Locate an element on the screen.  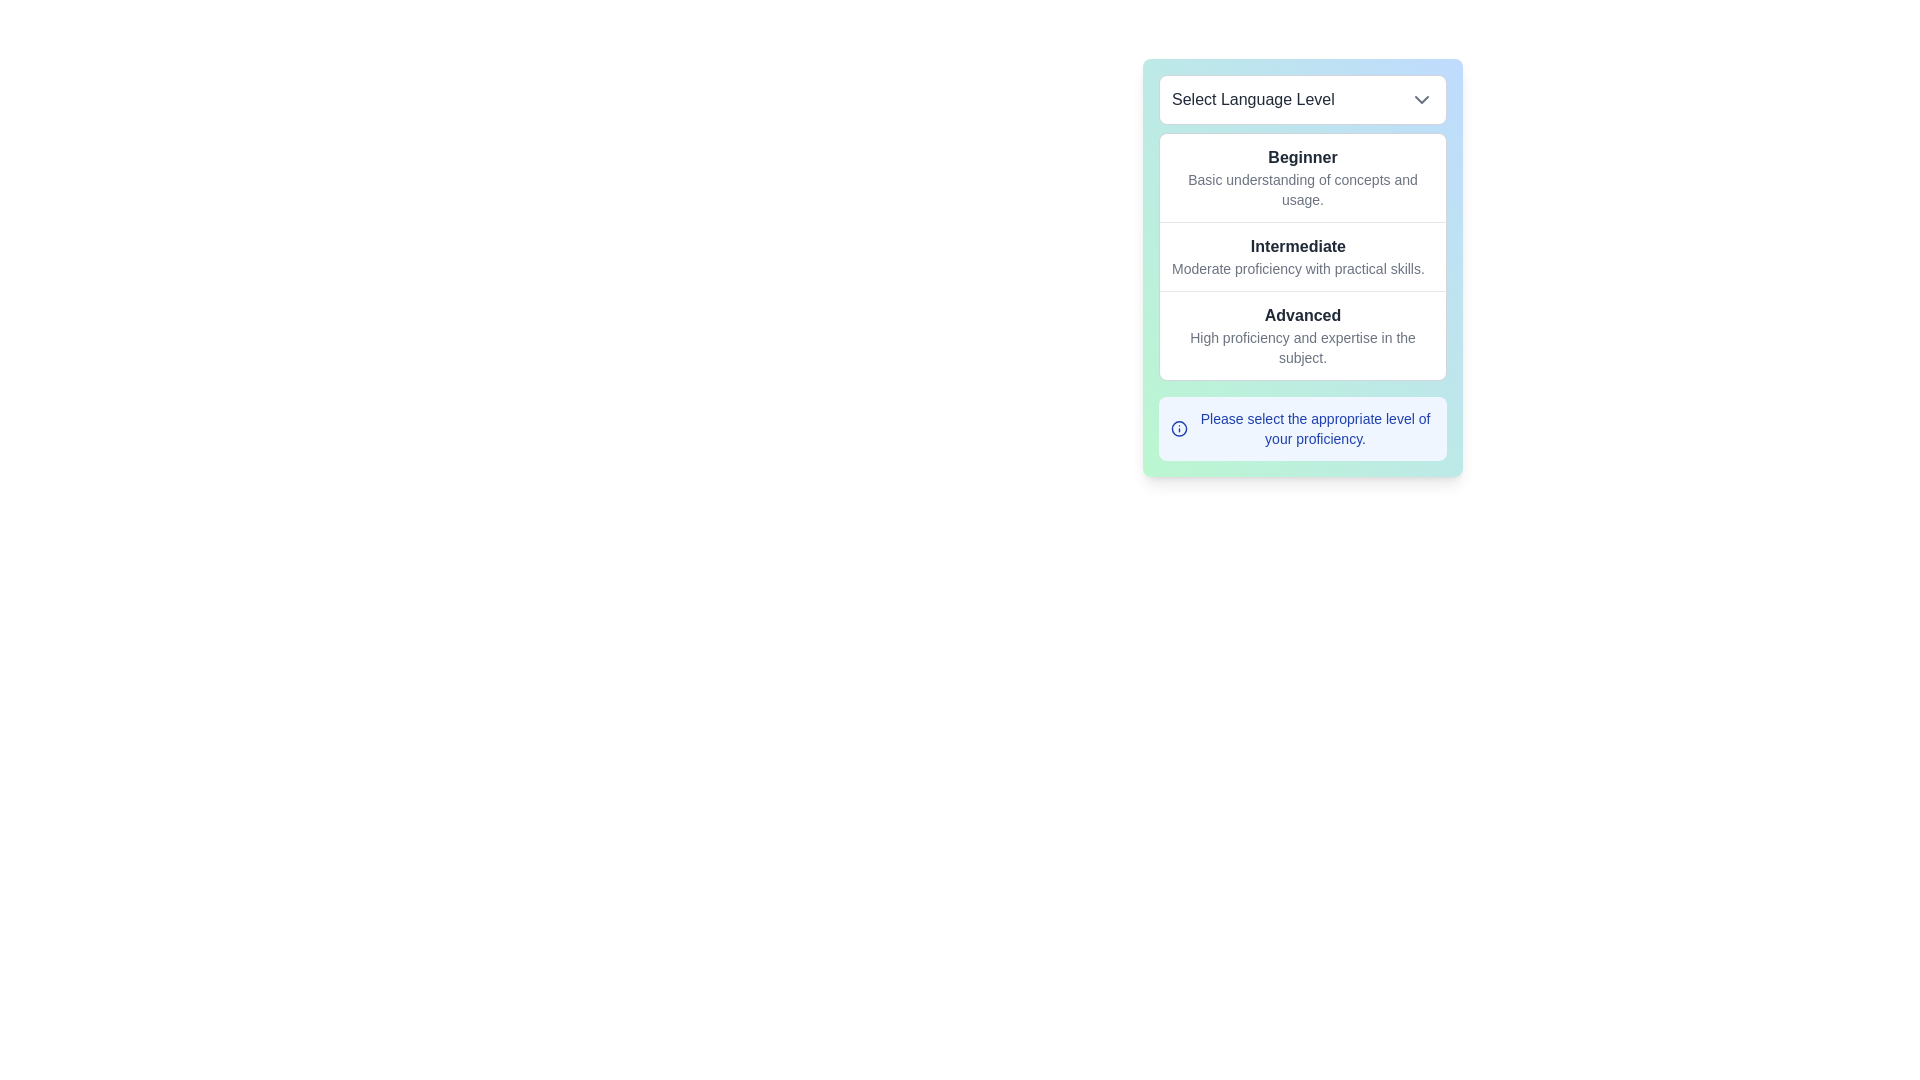
the clickable list item labeled 'Intermediate' that describes 'Moderate proficiency with practical skills.' located under the 'Select Language Level' heading is located at coordinates (1298, 256).